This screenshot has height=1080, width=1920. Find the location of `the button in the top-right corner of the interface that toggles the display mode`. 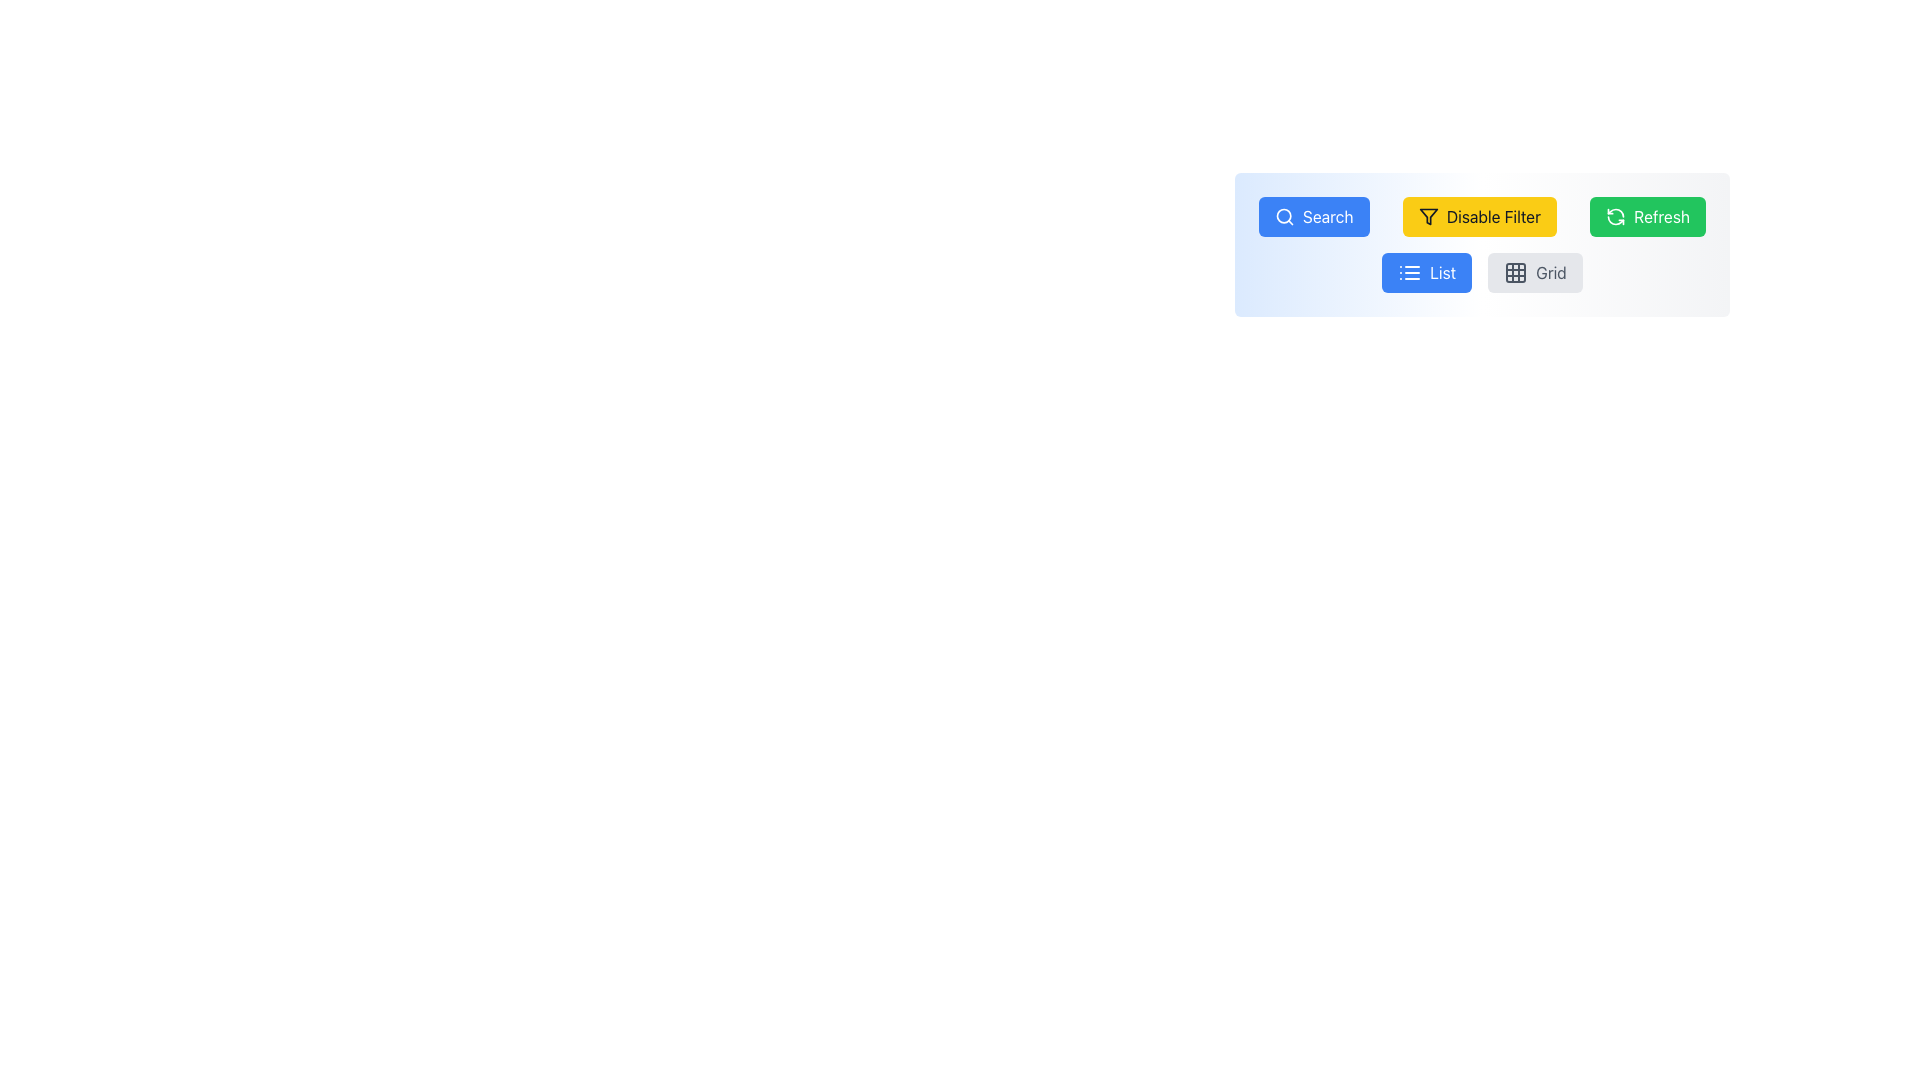

the button in the top-right corner of the interface that toggles the display mode is located at coordinates (1534, 273).